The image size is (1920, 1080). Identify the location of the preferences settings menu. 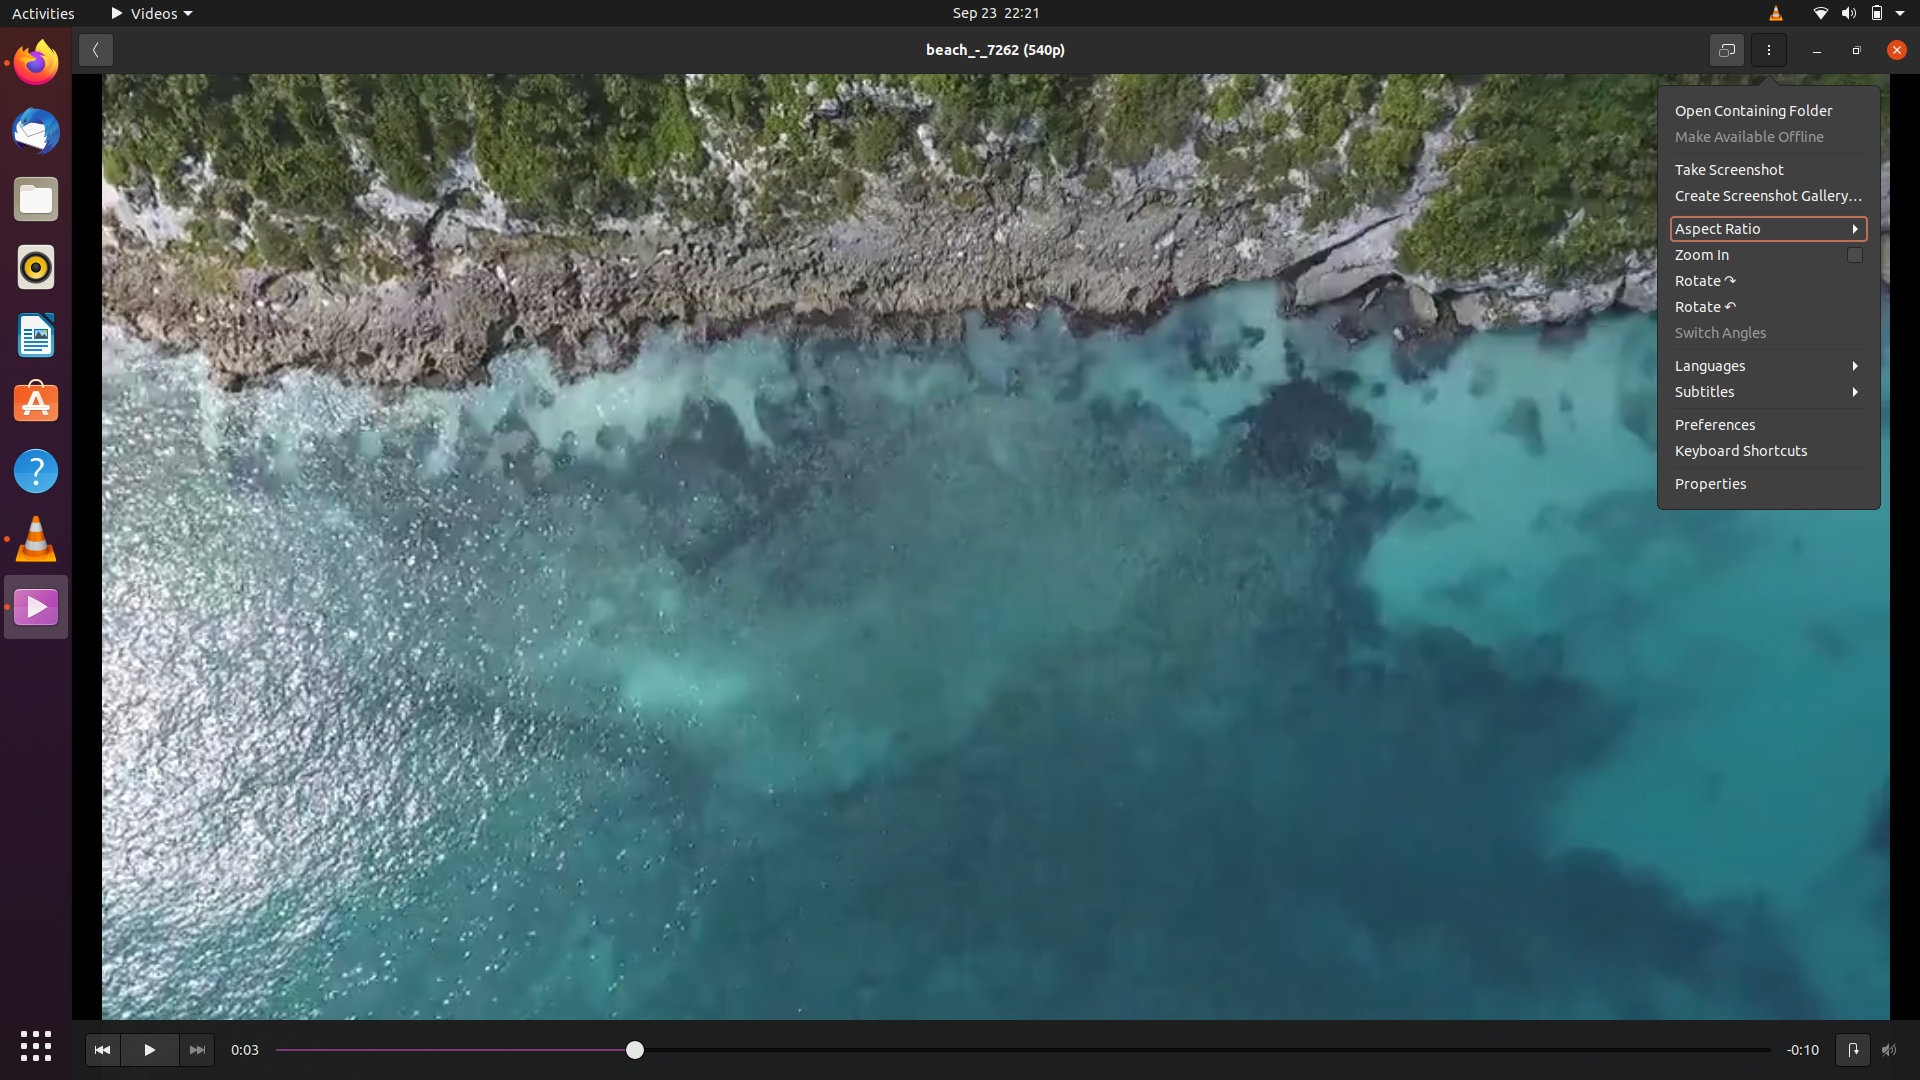
(1771, 423).